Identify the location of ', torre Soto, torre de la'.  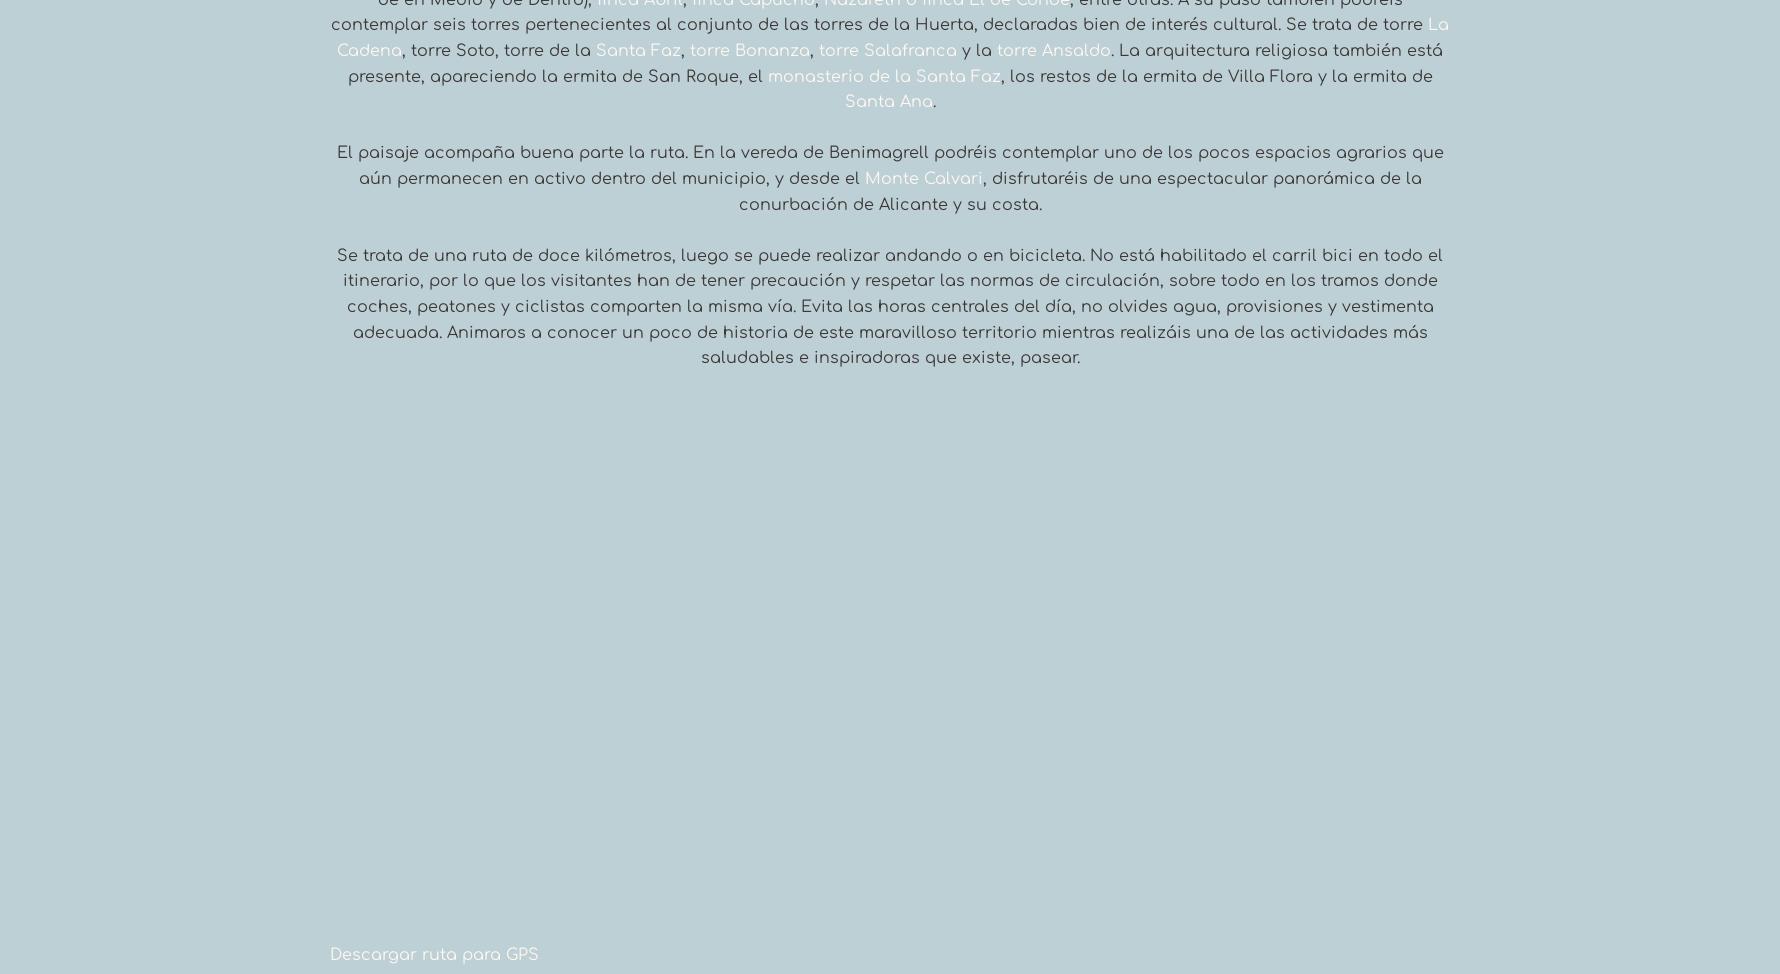
(400, 51).